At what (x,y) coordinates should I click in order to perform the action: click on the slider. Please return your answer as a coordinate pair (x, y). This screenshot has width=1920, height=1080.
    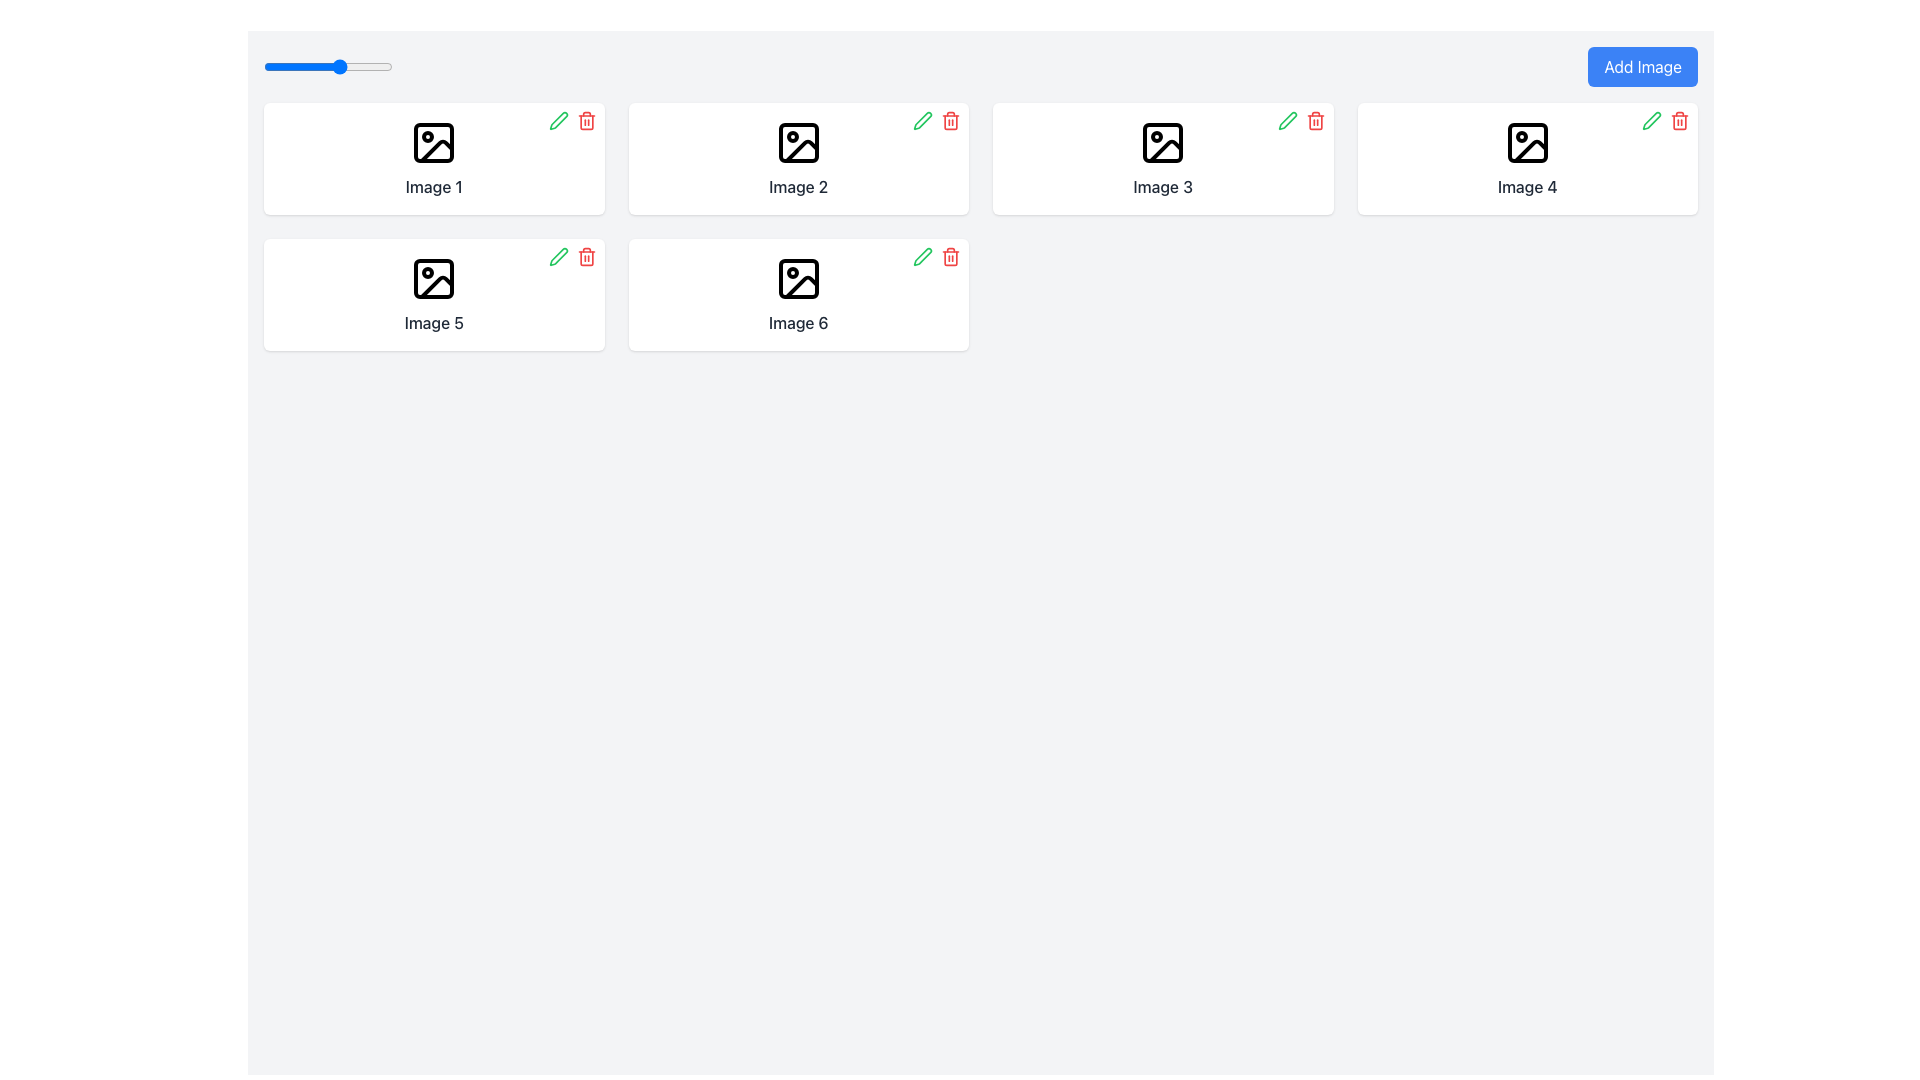
    Looking at the image, I should click on (314, 65).